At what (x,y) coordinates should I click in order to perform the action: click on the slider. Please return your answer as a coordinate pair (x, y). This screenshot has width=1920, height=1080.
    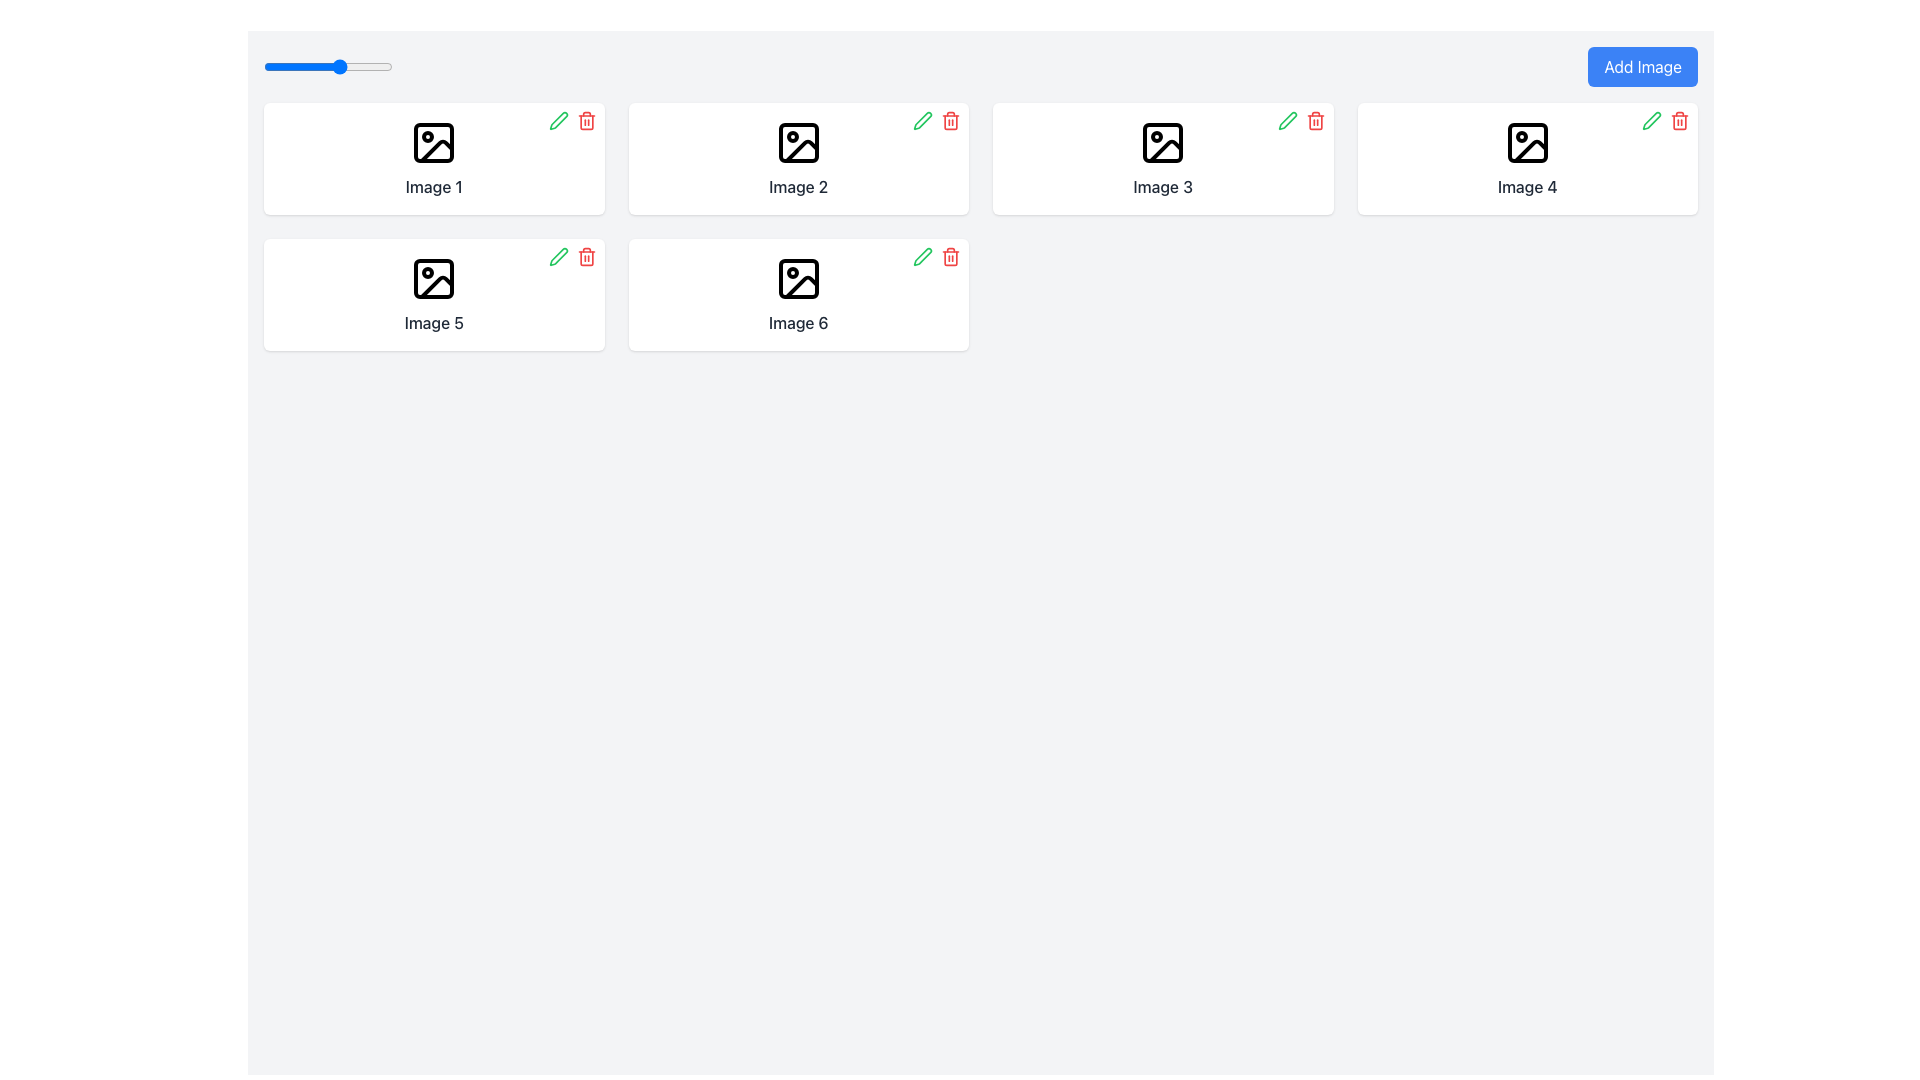
    Looking at the image, I should click on (314, 65).